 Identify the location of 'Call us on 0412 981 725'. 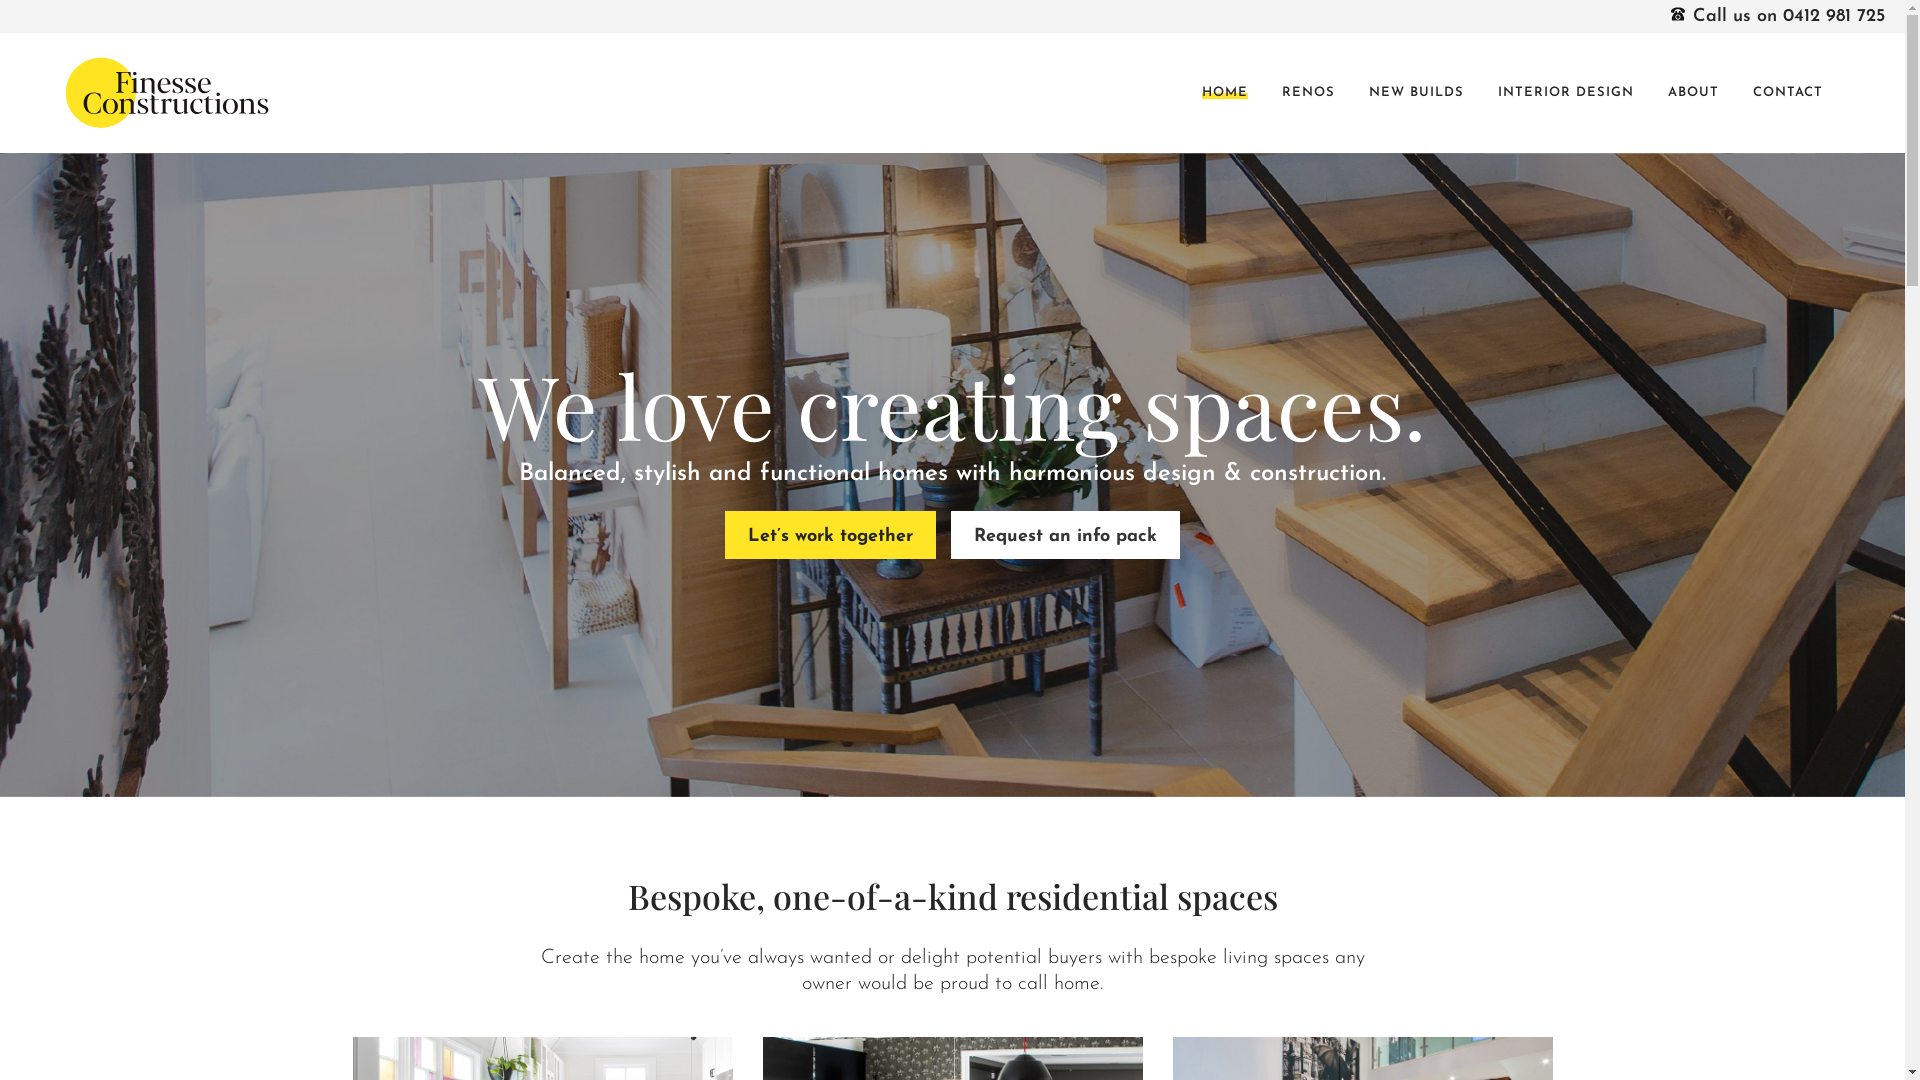
(1777, 16).